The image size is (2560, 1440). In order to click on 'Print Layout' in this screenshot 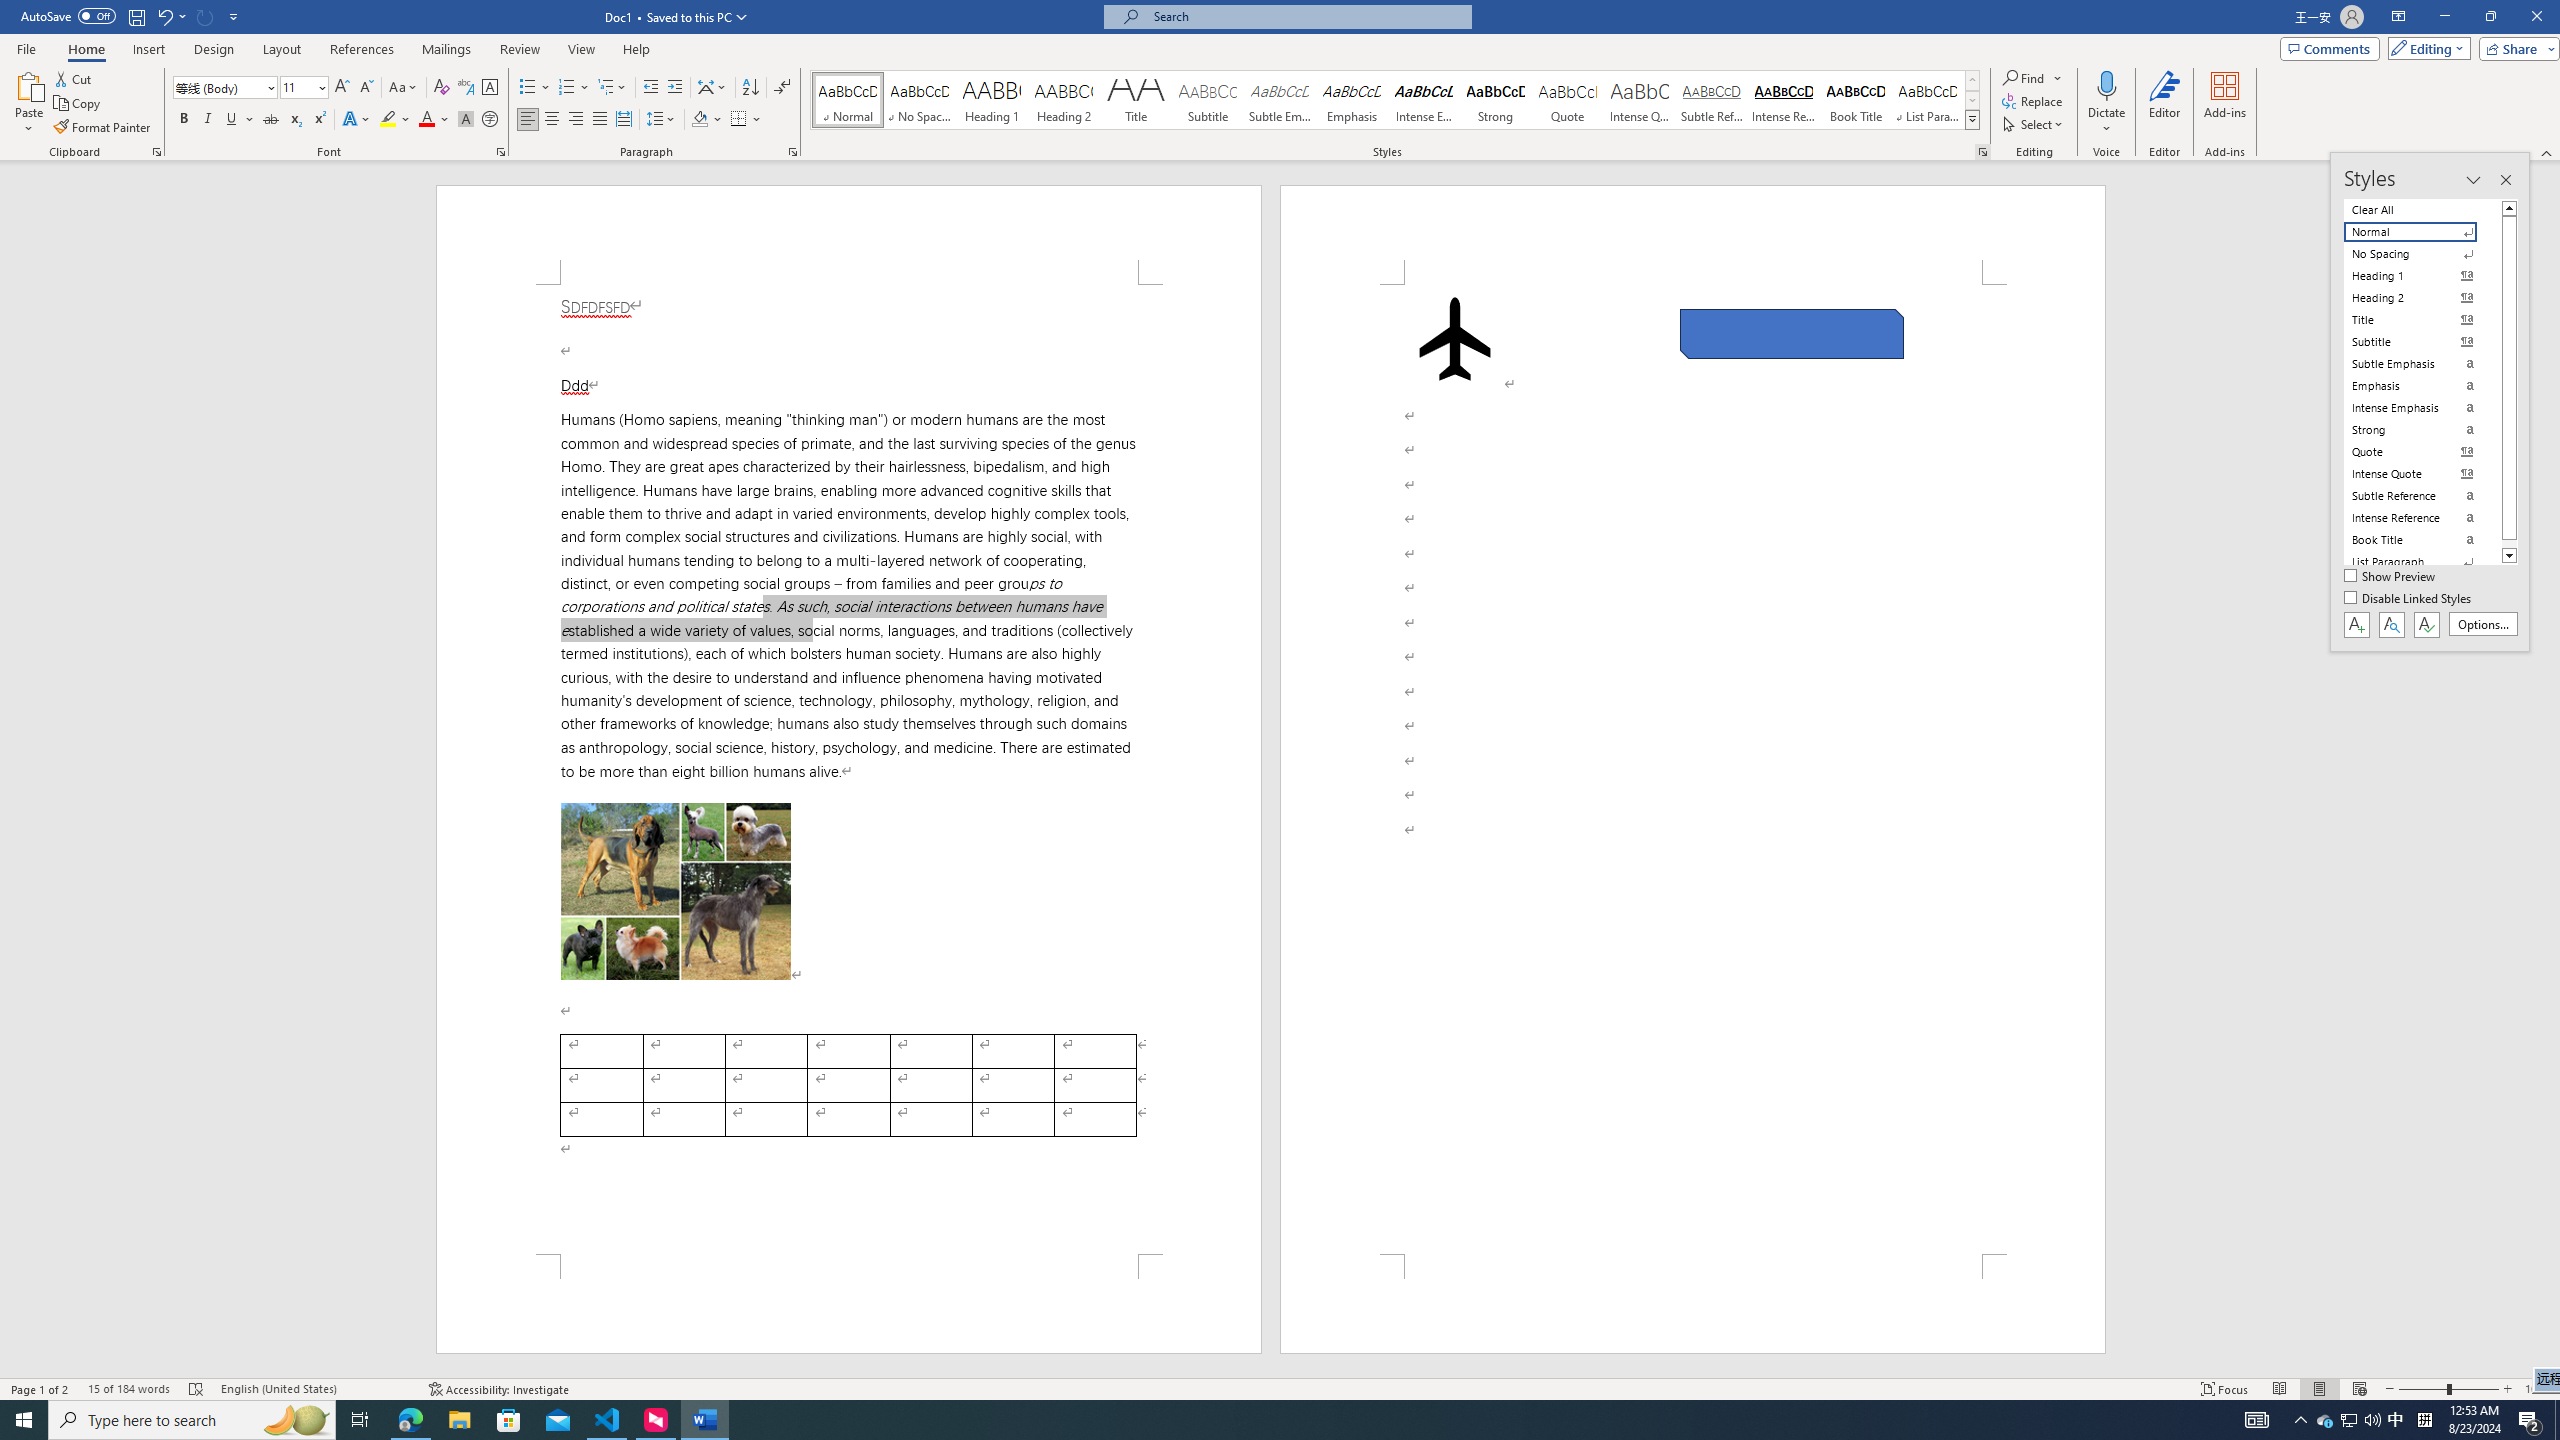, I will do `click(2319, 1389)`.